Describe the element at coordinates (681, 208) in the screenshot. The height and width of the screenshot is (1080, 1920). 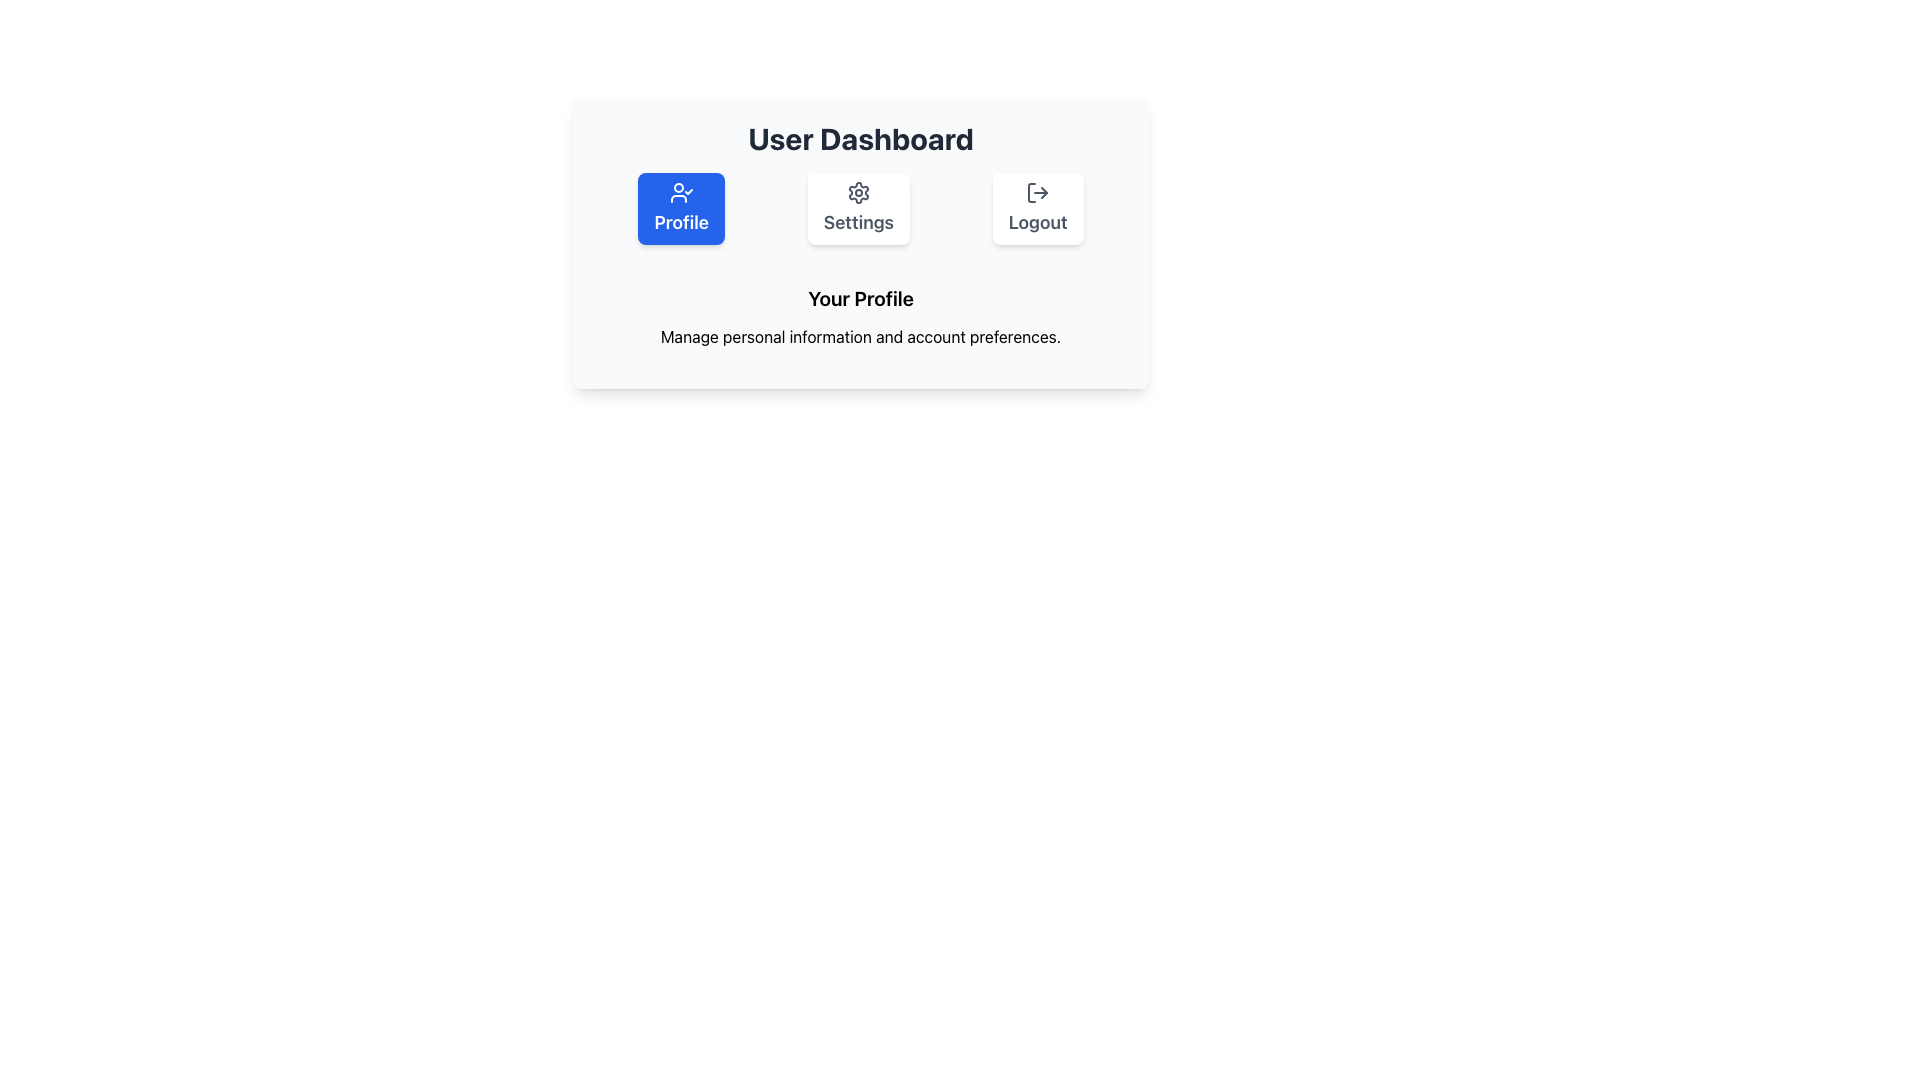
I see `the profile button, the first button from the left in a horizontal layout, to observe visual effects` at that location.